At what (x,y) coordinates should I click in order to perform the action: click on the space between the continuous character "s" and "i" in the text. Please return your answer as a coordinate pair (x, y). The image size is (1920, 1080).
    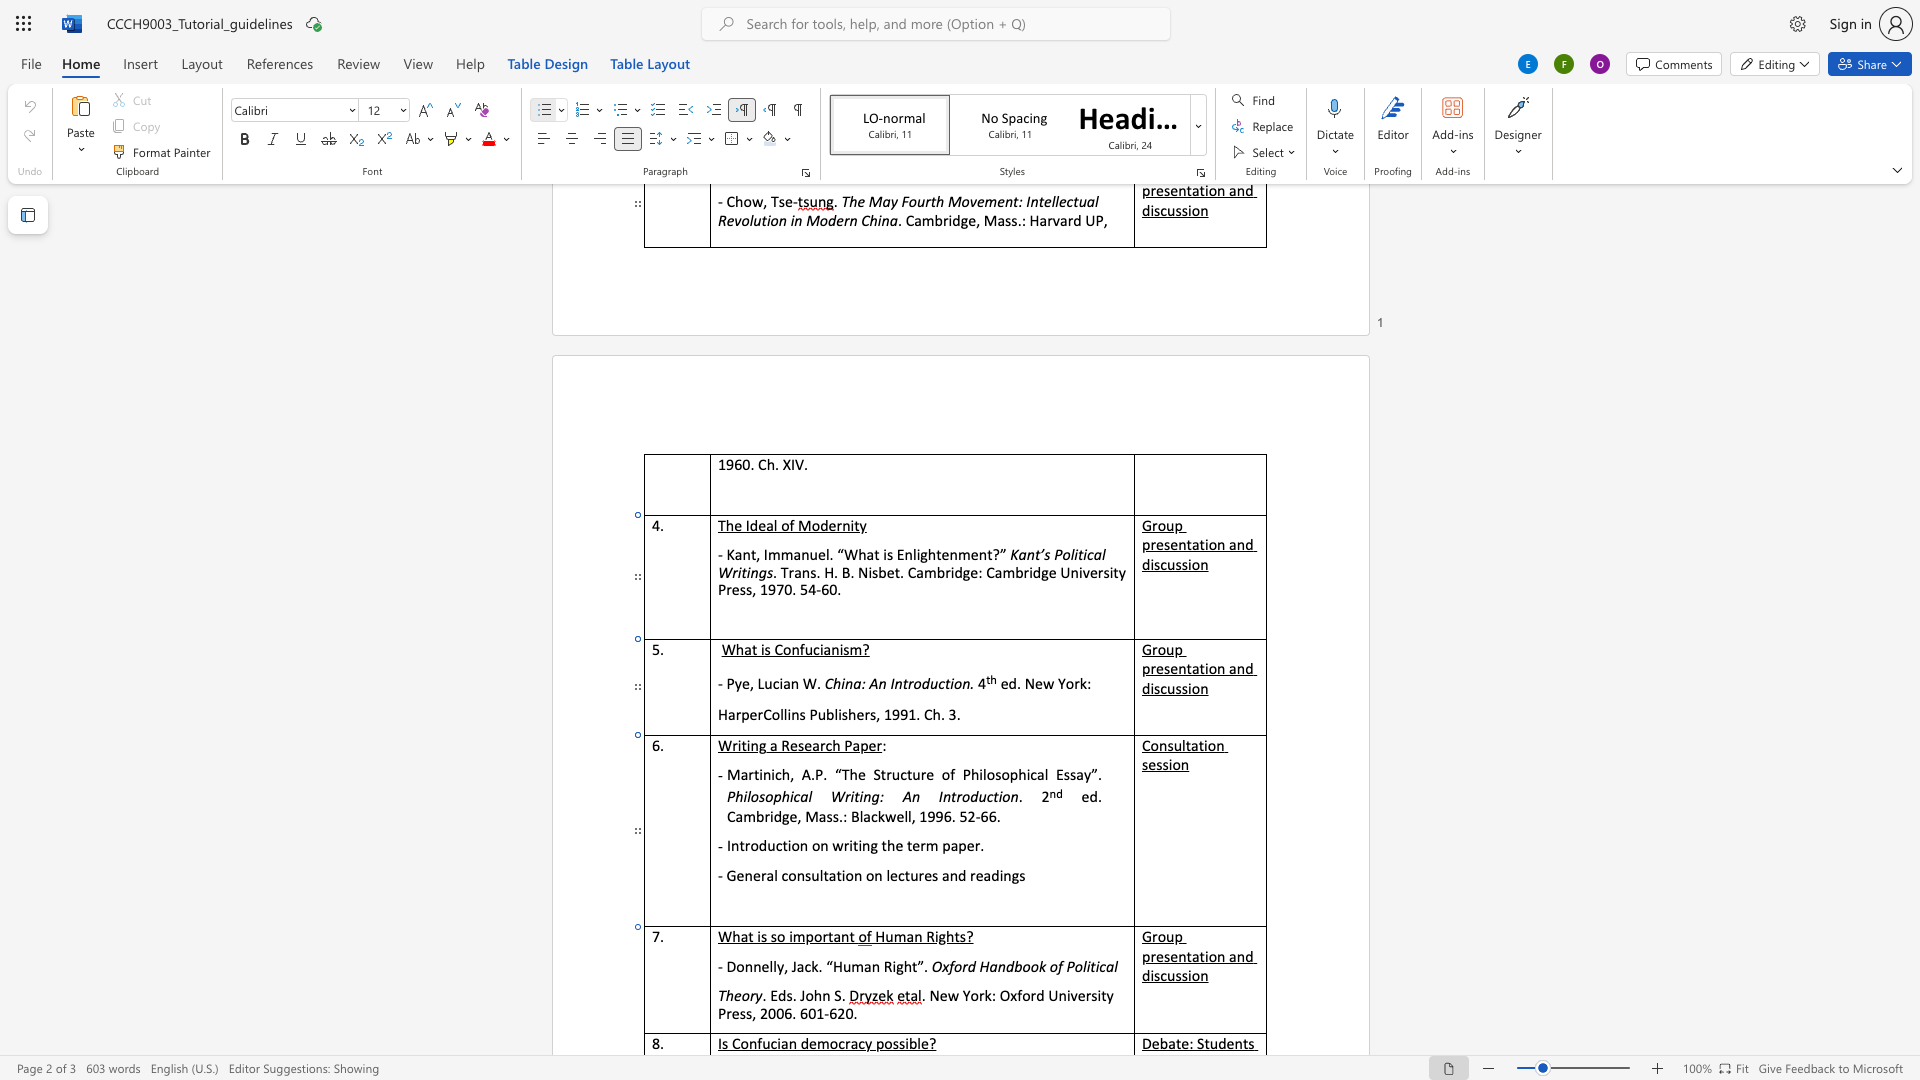
    Looking at the image, I should click on (1168, 764).